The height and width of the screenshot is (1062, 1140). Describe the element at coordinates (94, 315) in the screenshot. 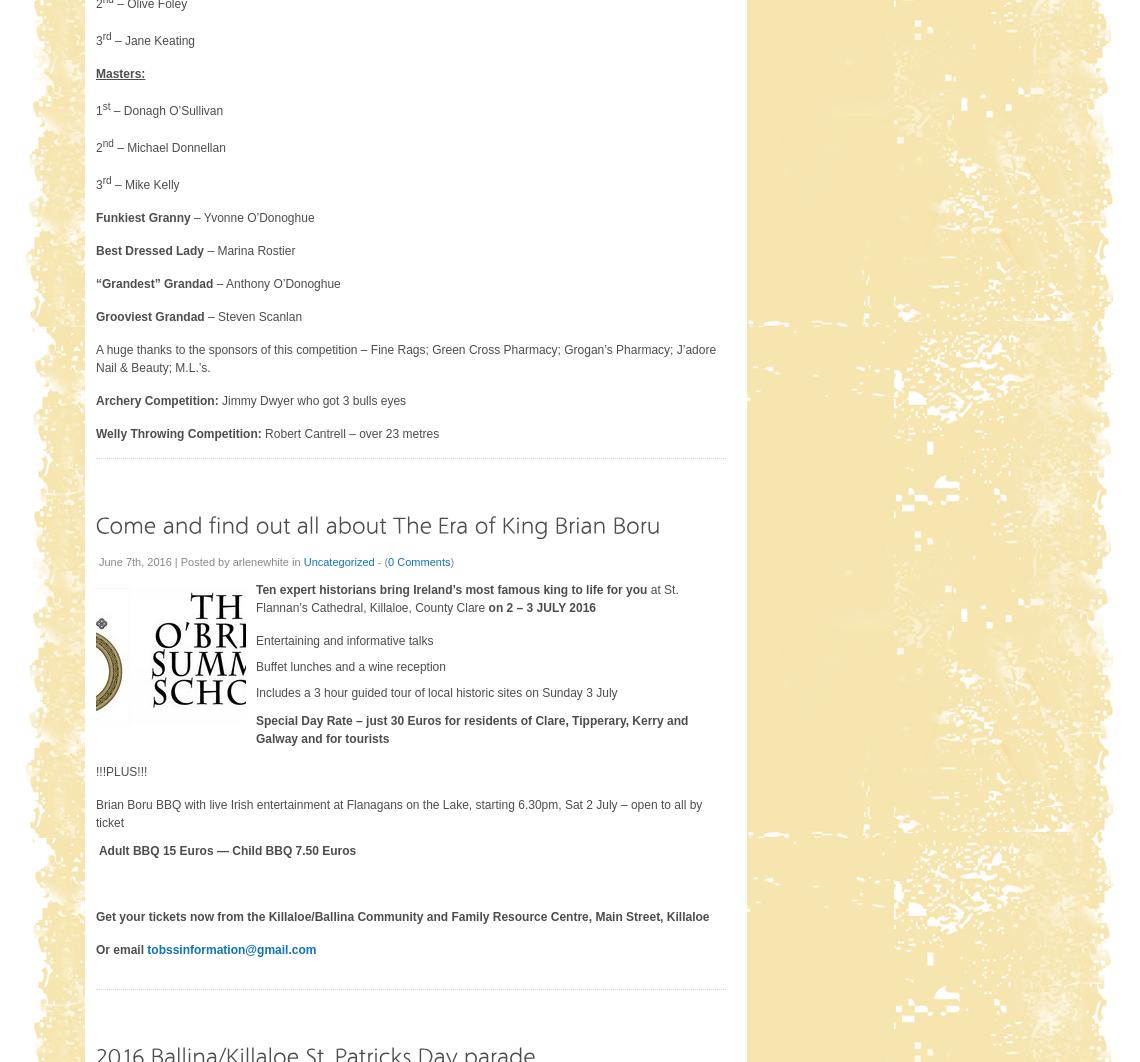

I see `'Grooviest Grandad'` at that location.